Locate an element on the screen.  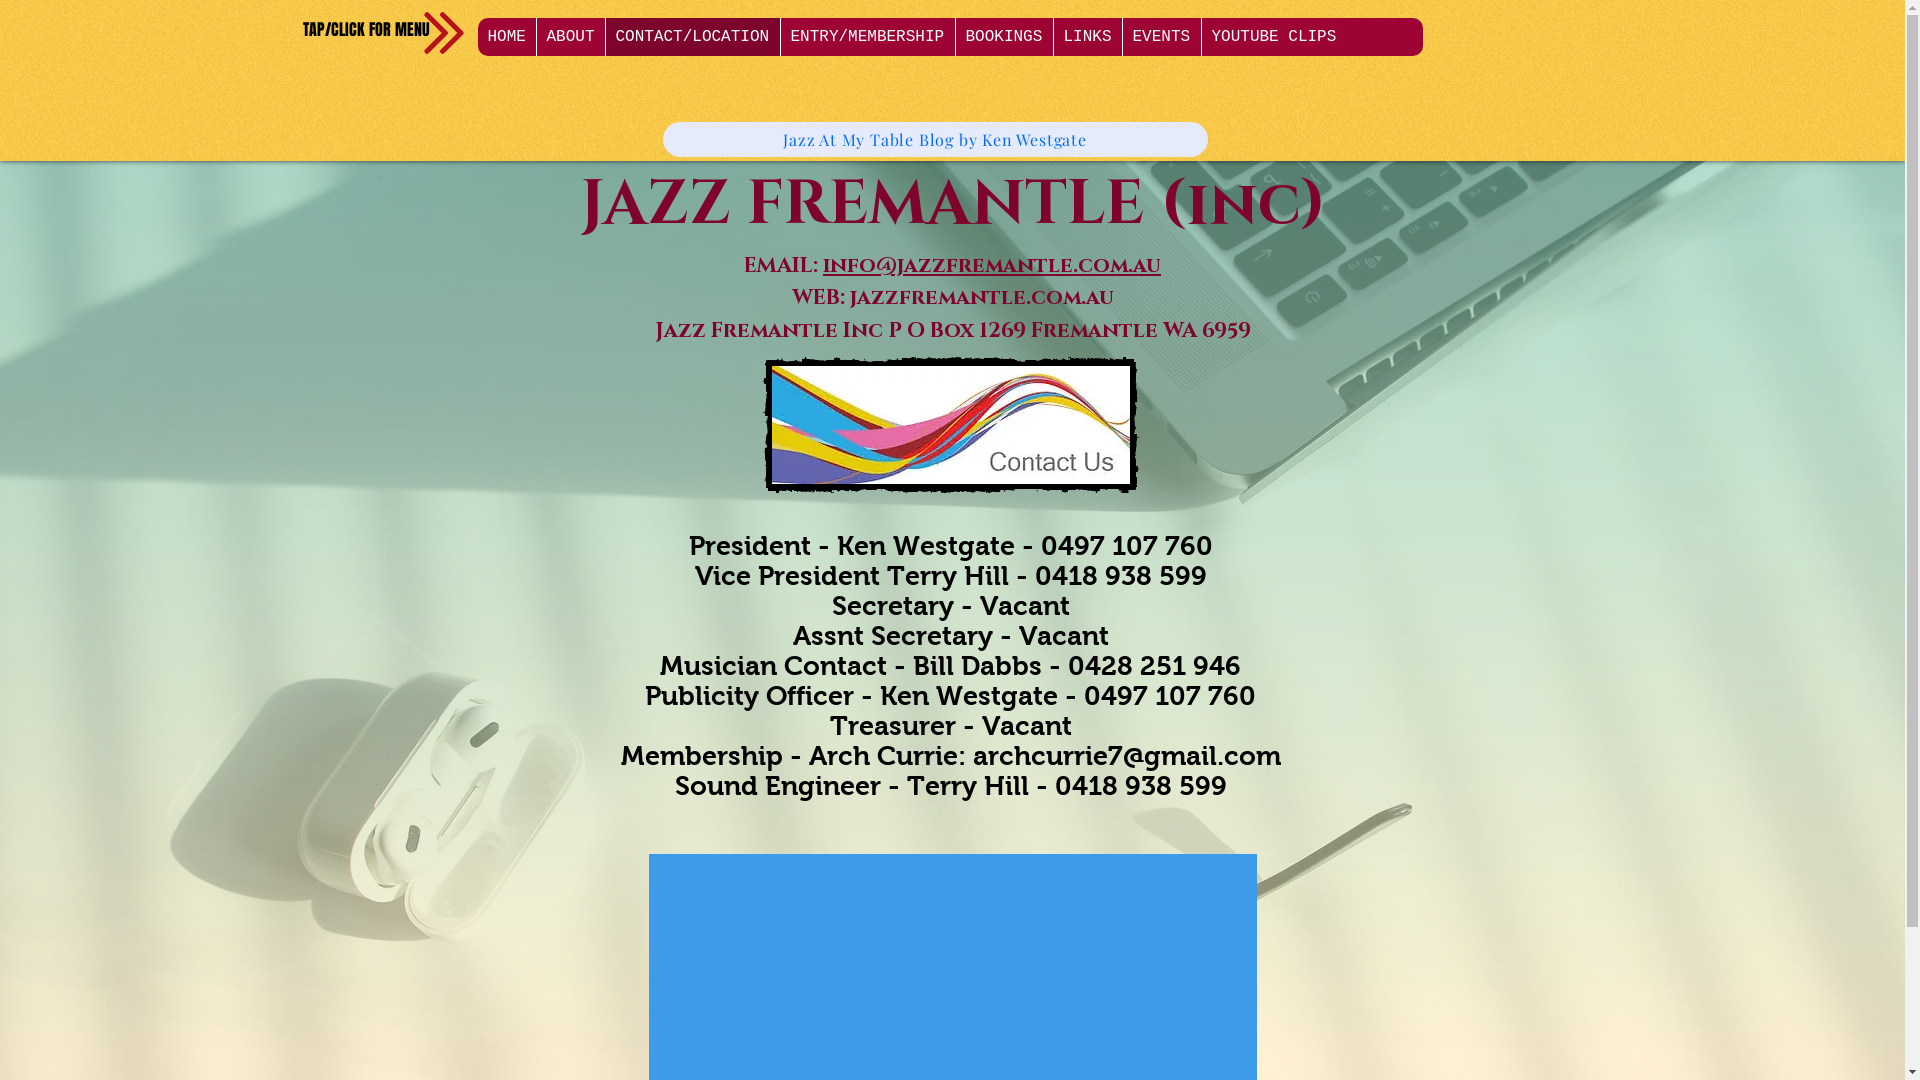
'EVENTS' is located at coordinates (1161, 37).